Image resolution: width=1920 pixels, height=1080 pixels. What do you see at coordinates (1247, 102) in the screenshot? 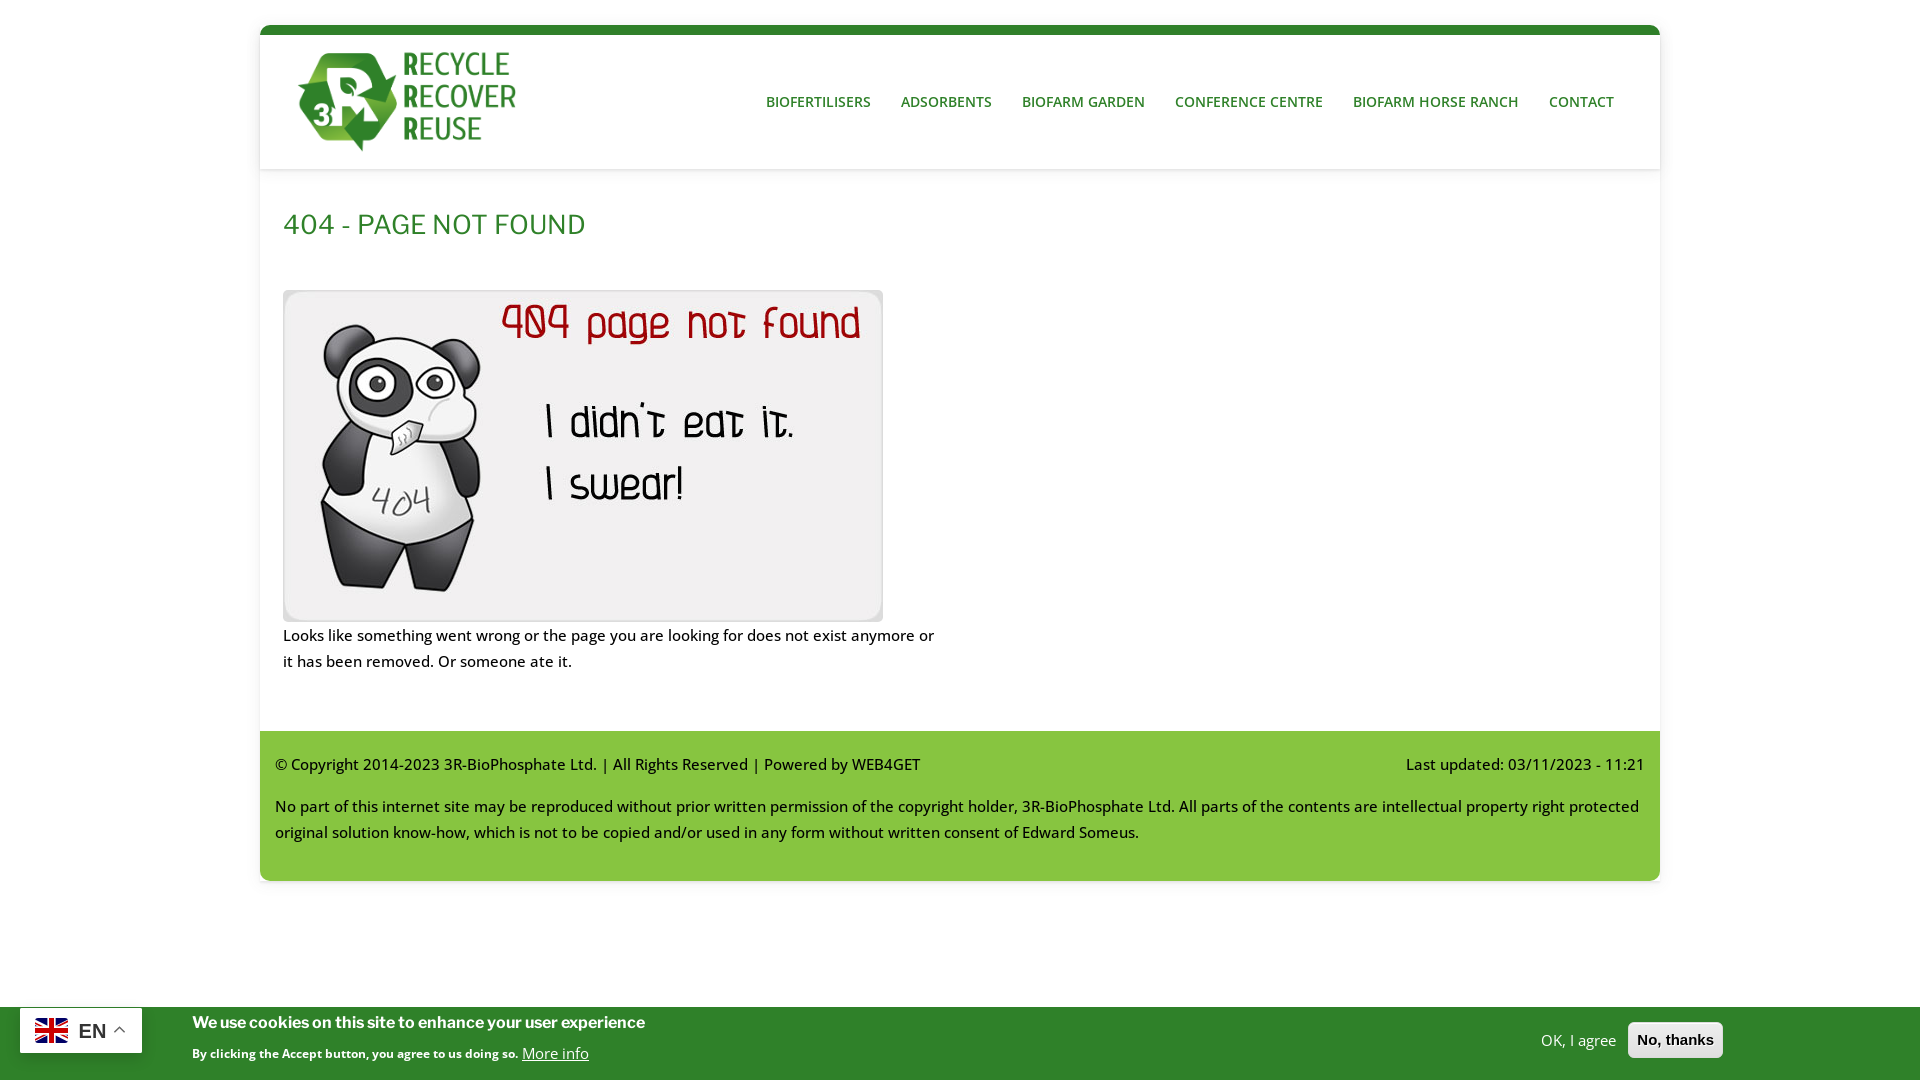
I see `'CONFERENCE CENTRE'` at bounding box center [1247, 102].